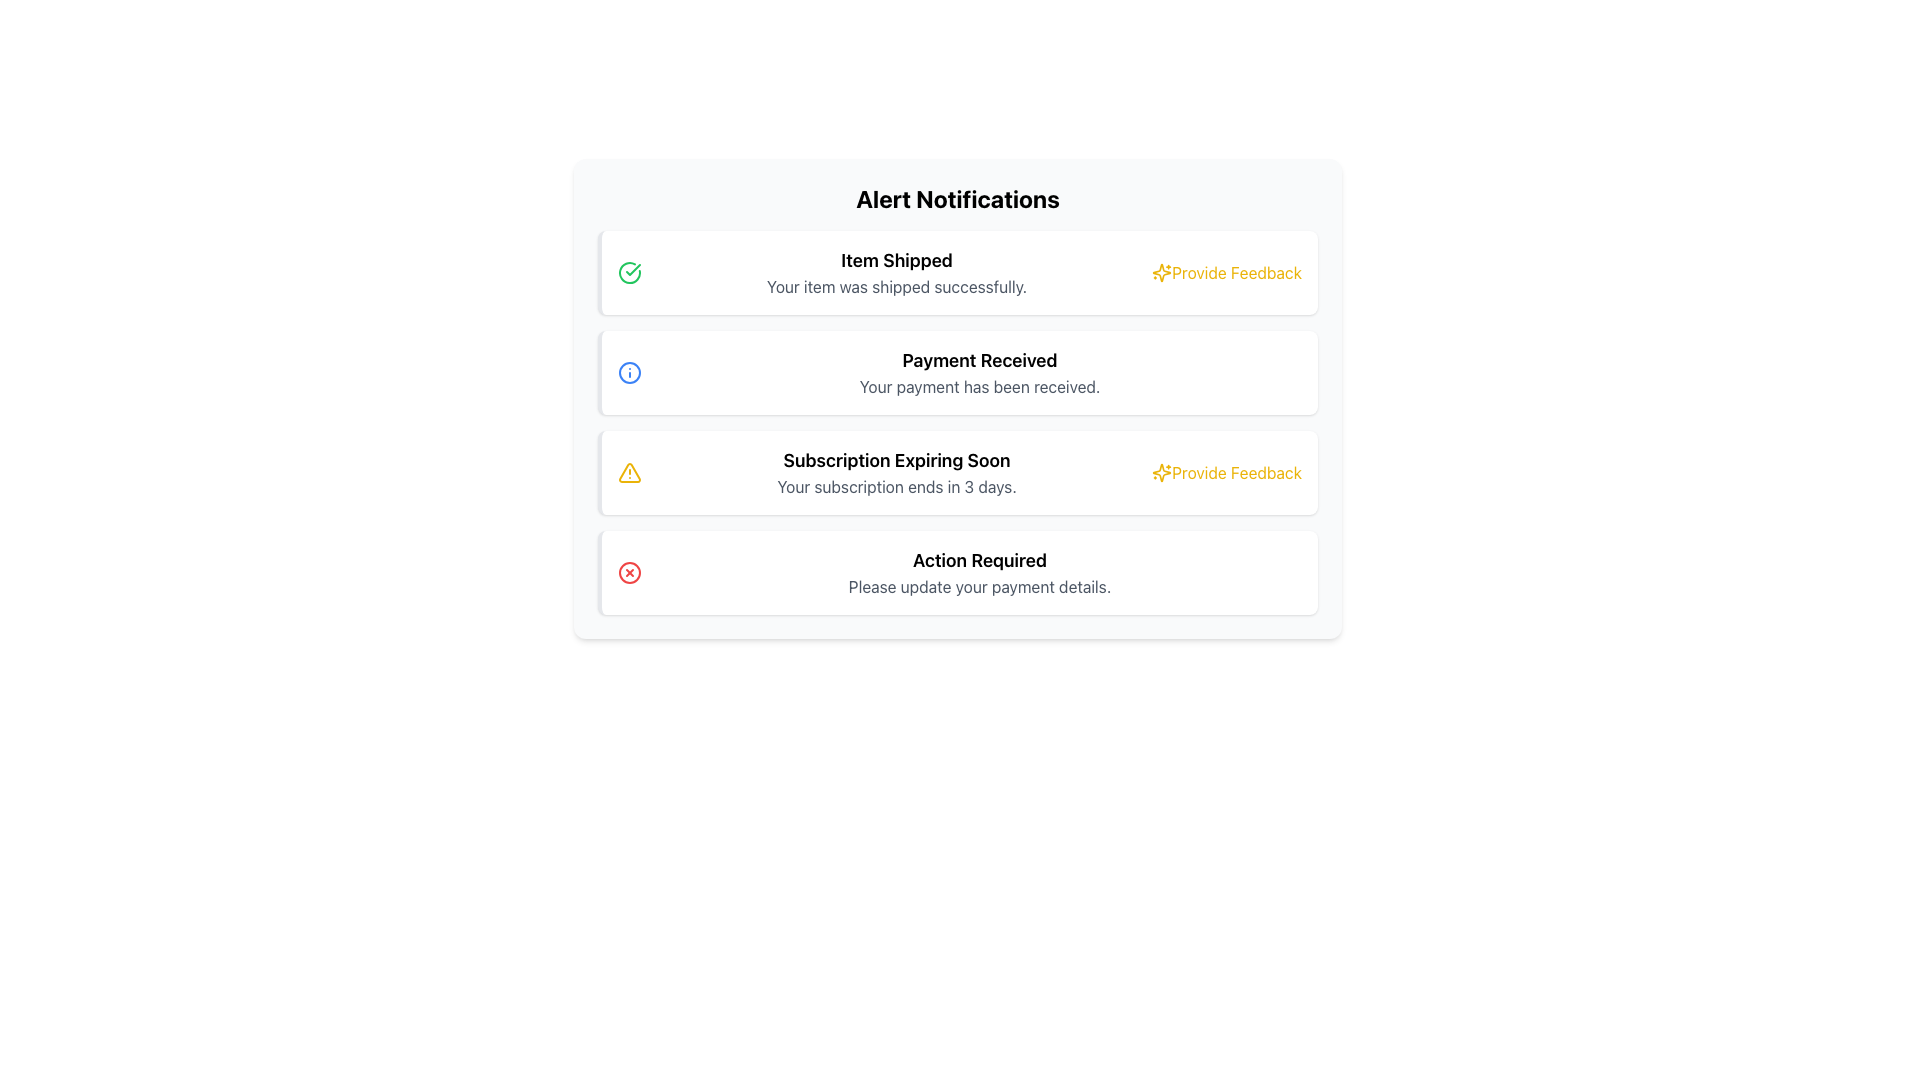  I want to click on the alert icon indicating subscription expiration located in the third alert card from the top, positioned to the far left and vertically centered, so click(628, 473).